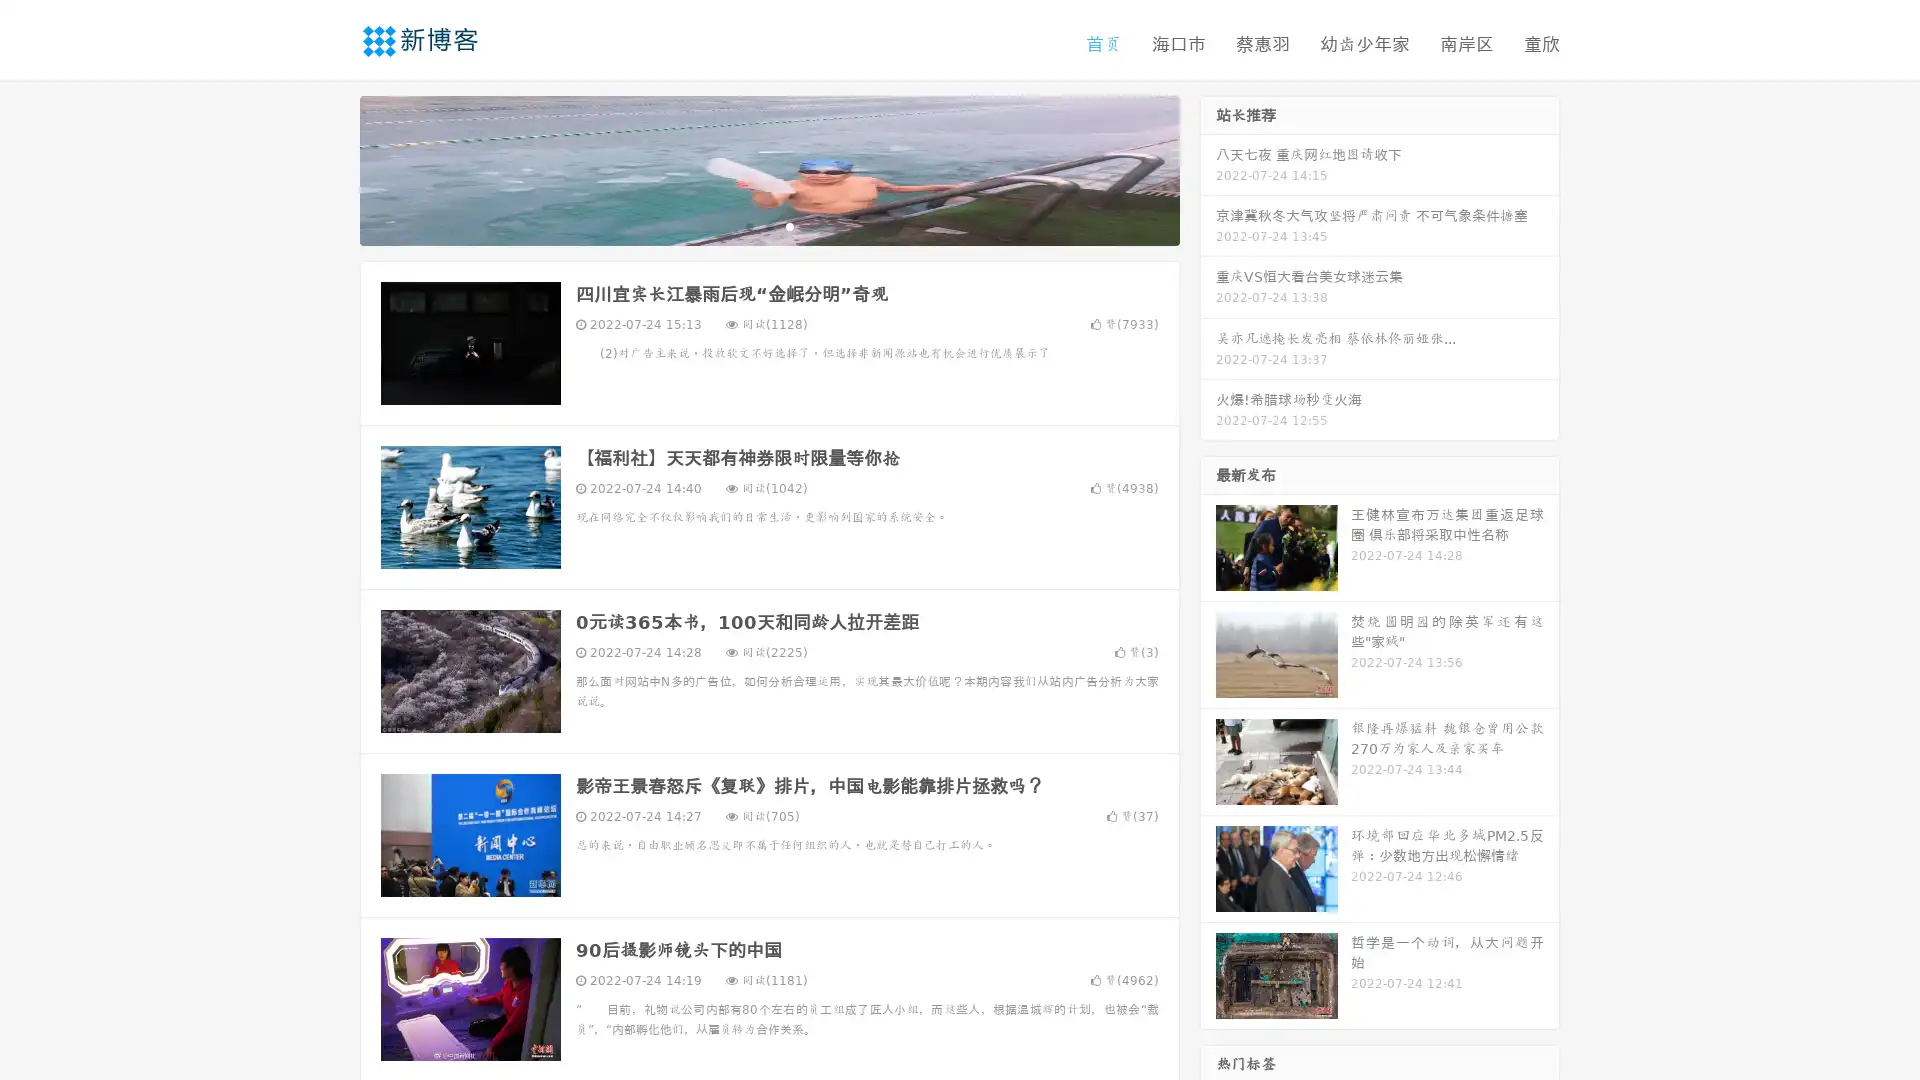 Image resolution: width=1920 pixels, height=1080 pixels. Describe the element at coordinates (1208, 168) in the screenshot. I see `Next slide` at that location.